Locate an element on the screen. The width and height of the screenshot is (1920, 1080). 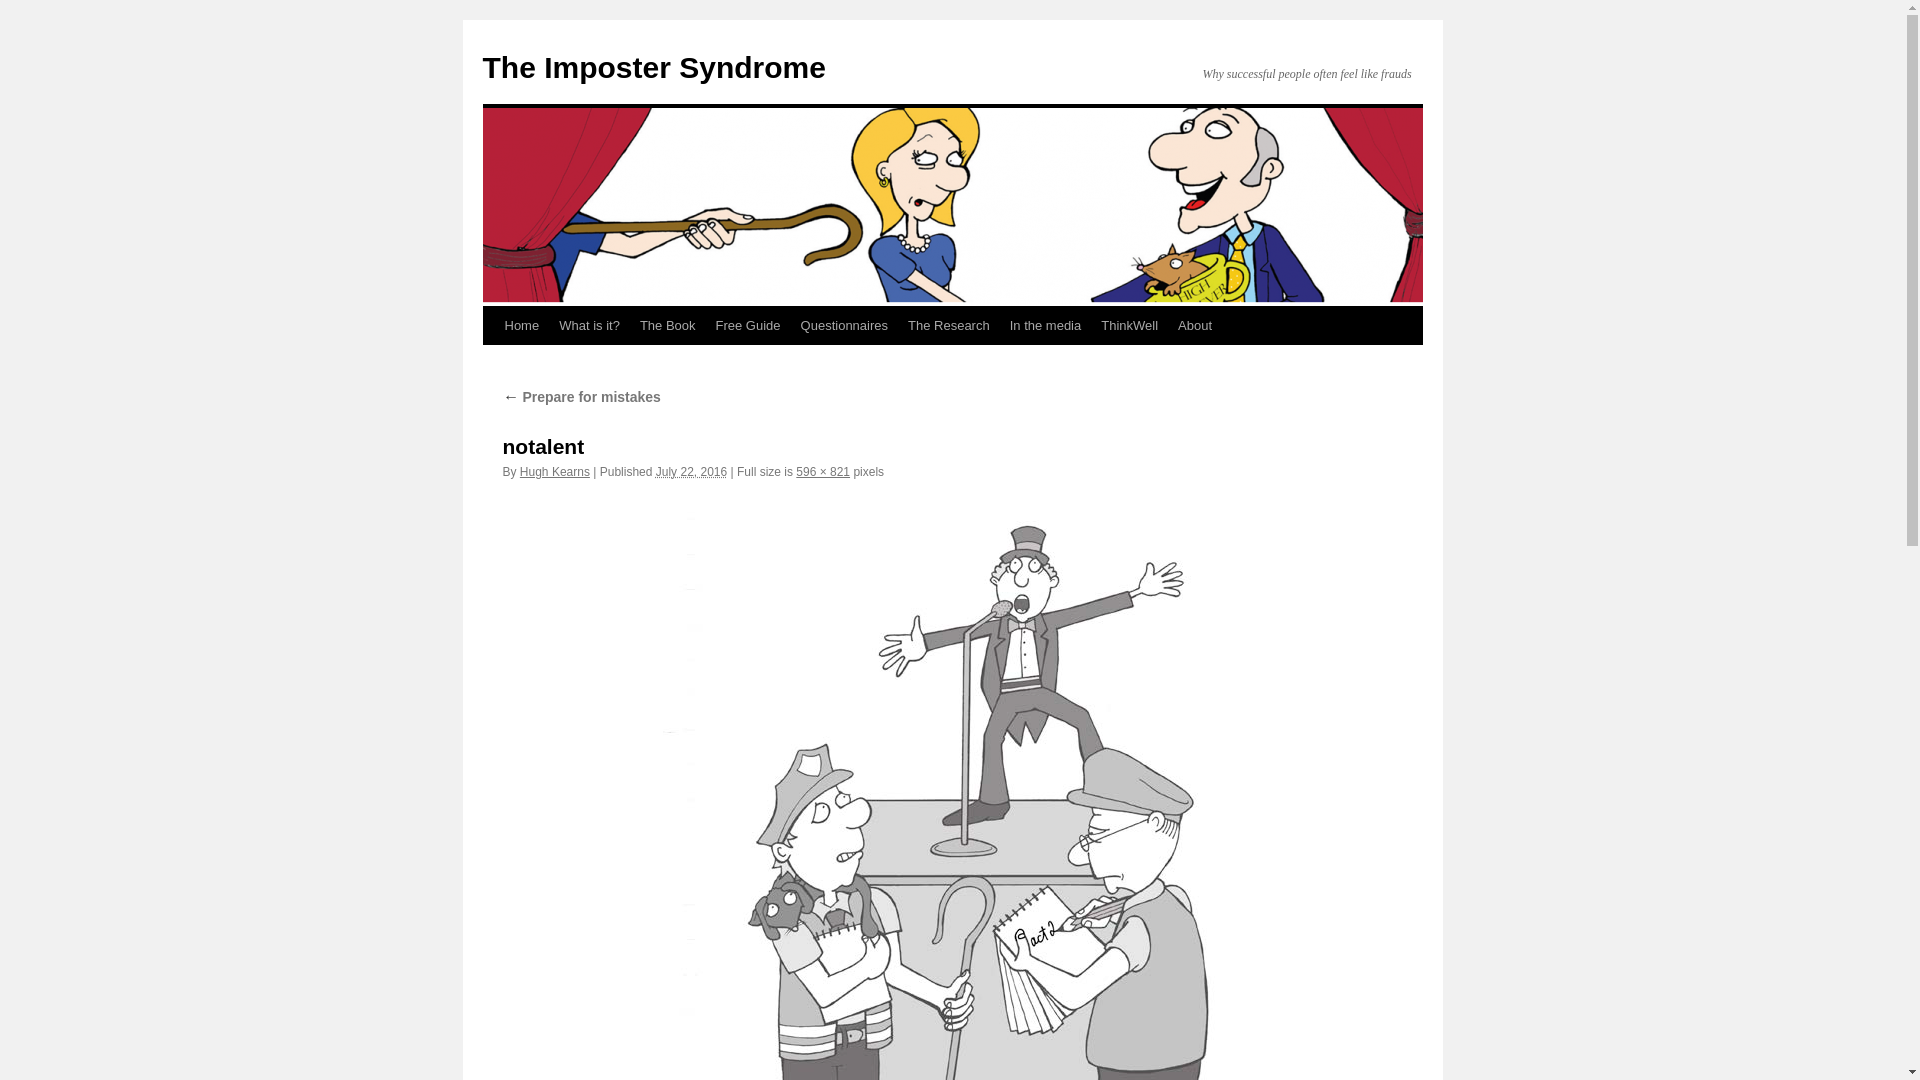
'Skip to content' is located at coordinates (491, 362).